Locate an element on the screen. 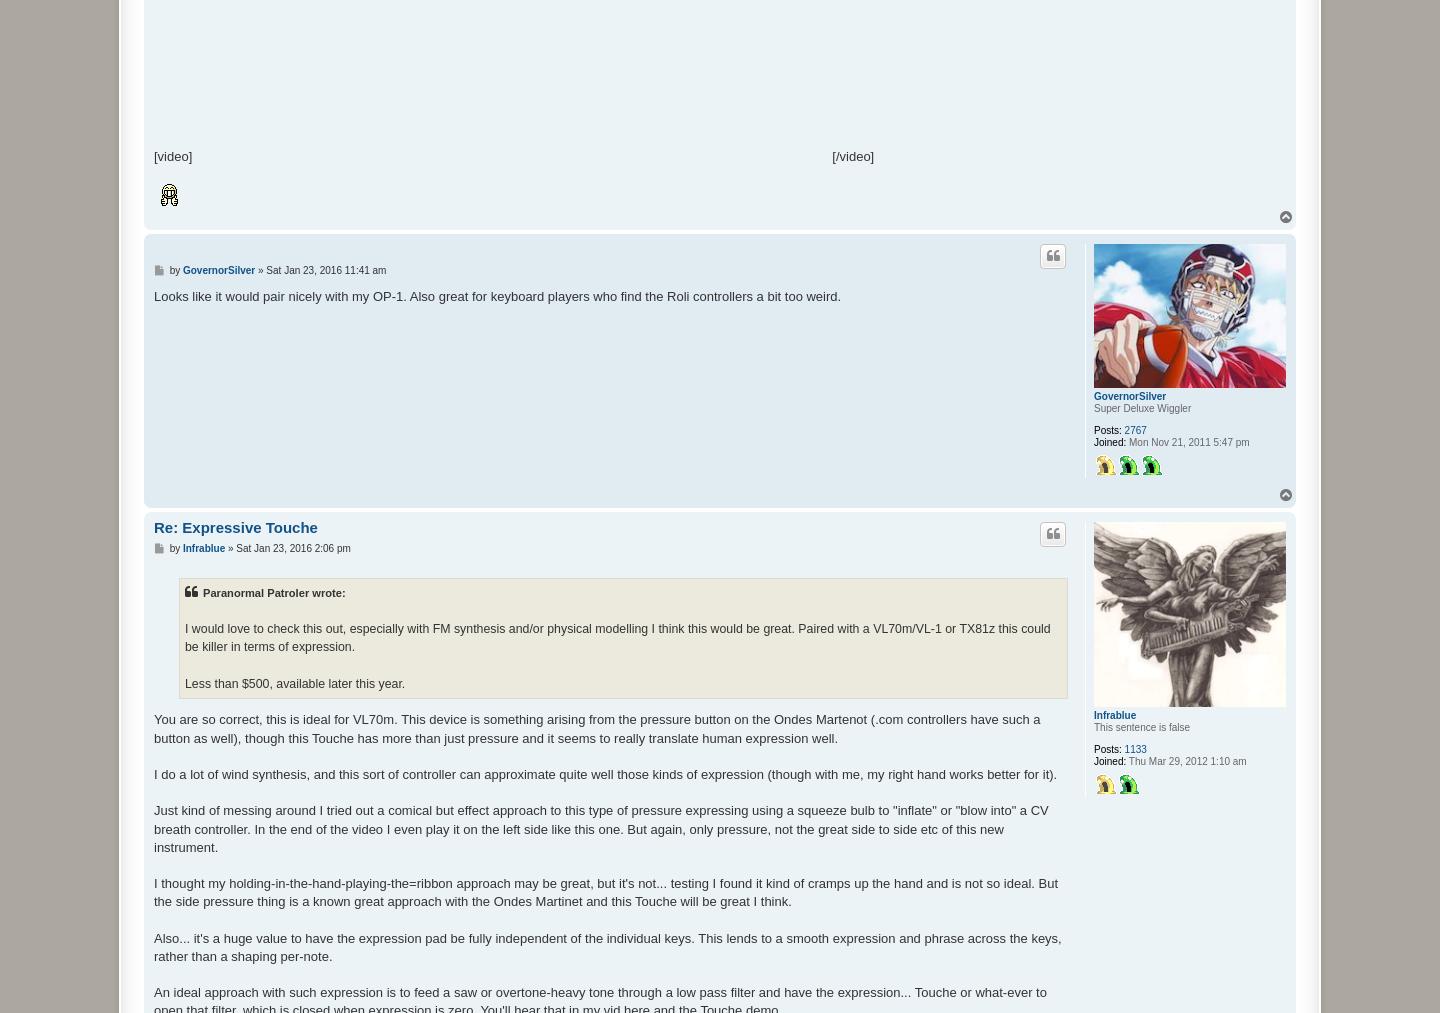  'This sentence is false' is located at coordinates (1142, 726).